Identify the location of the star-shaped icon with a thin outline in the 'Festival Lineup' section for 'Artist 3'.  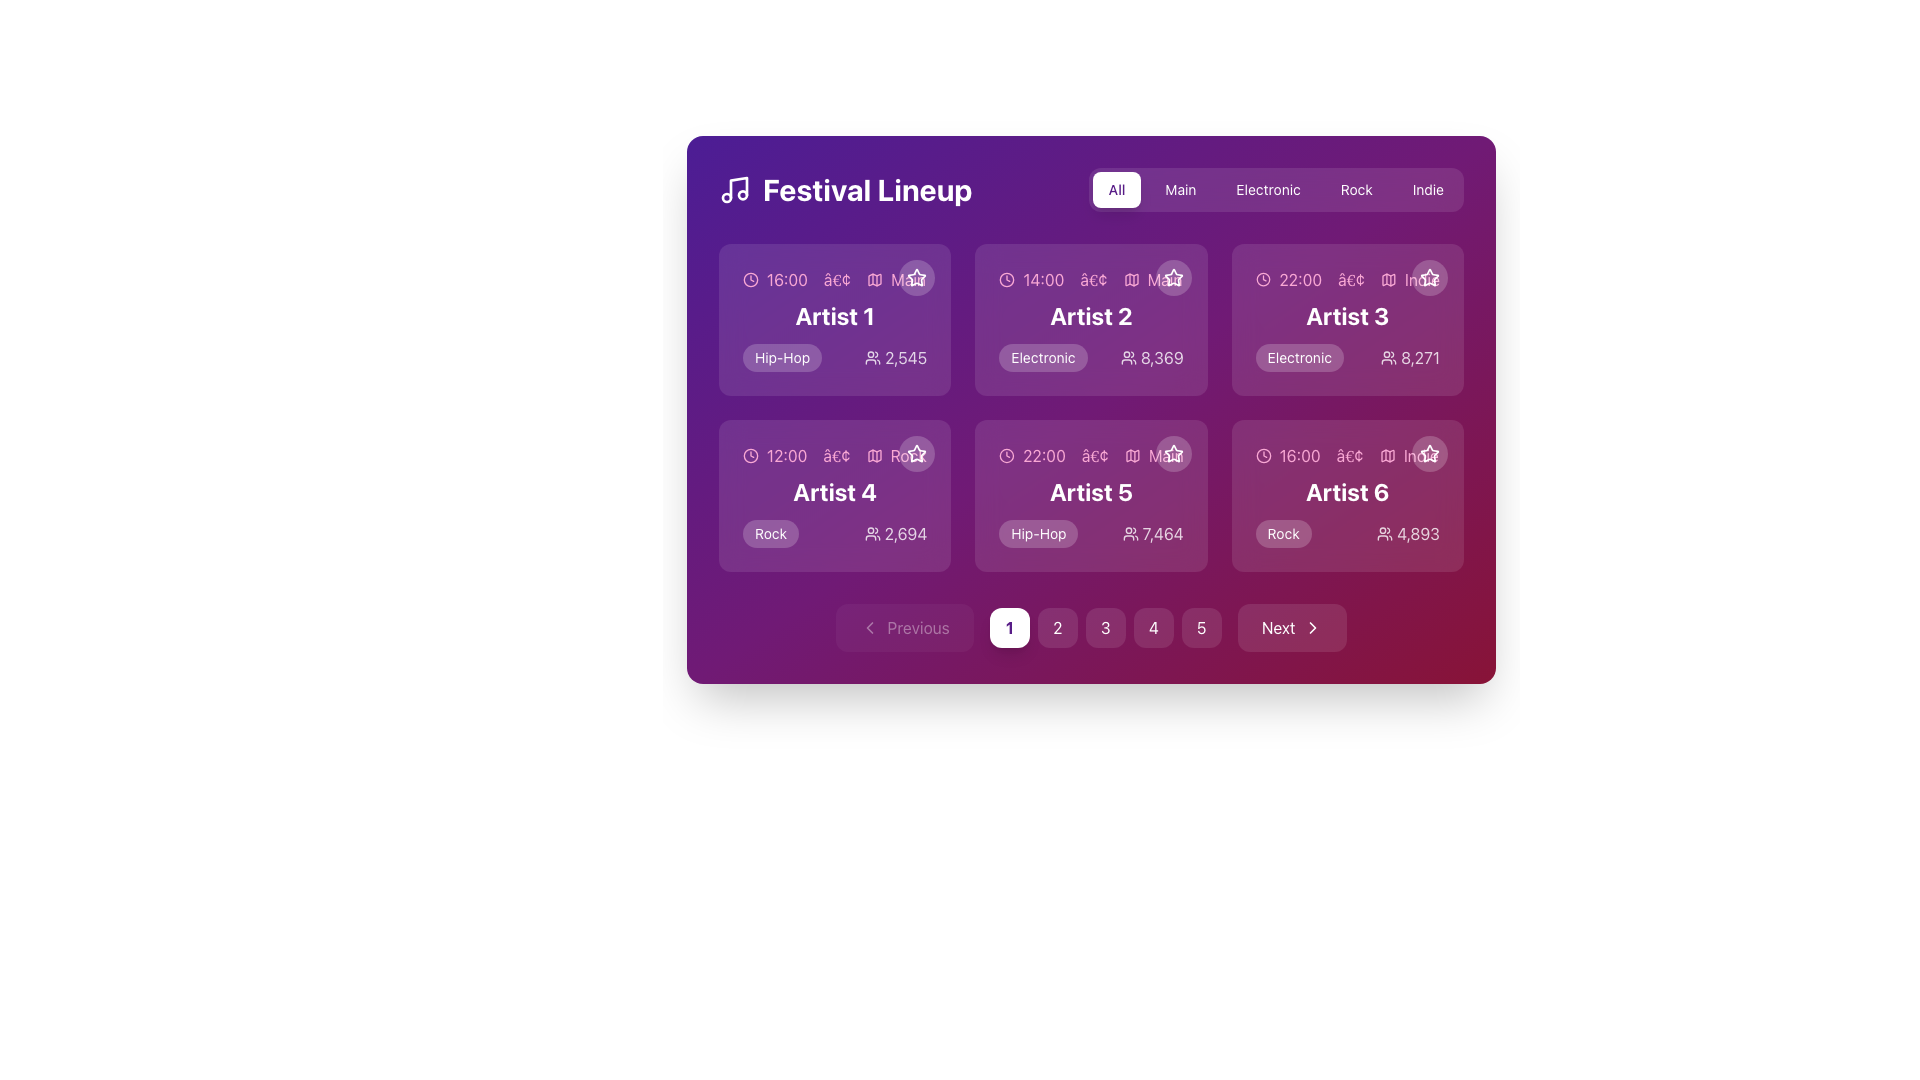
(1429, 277).